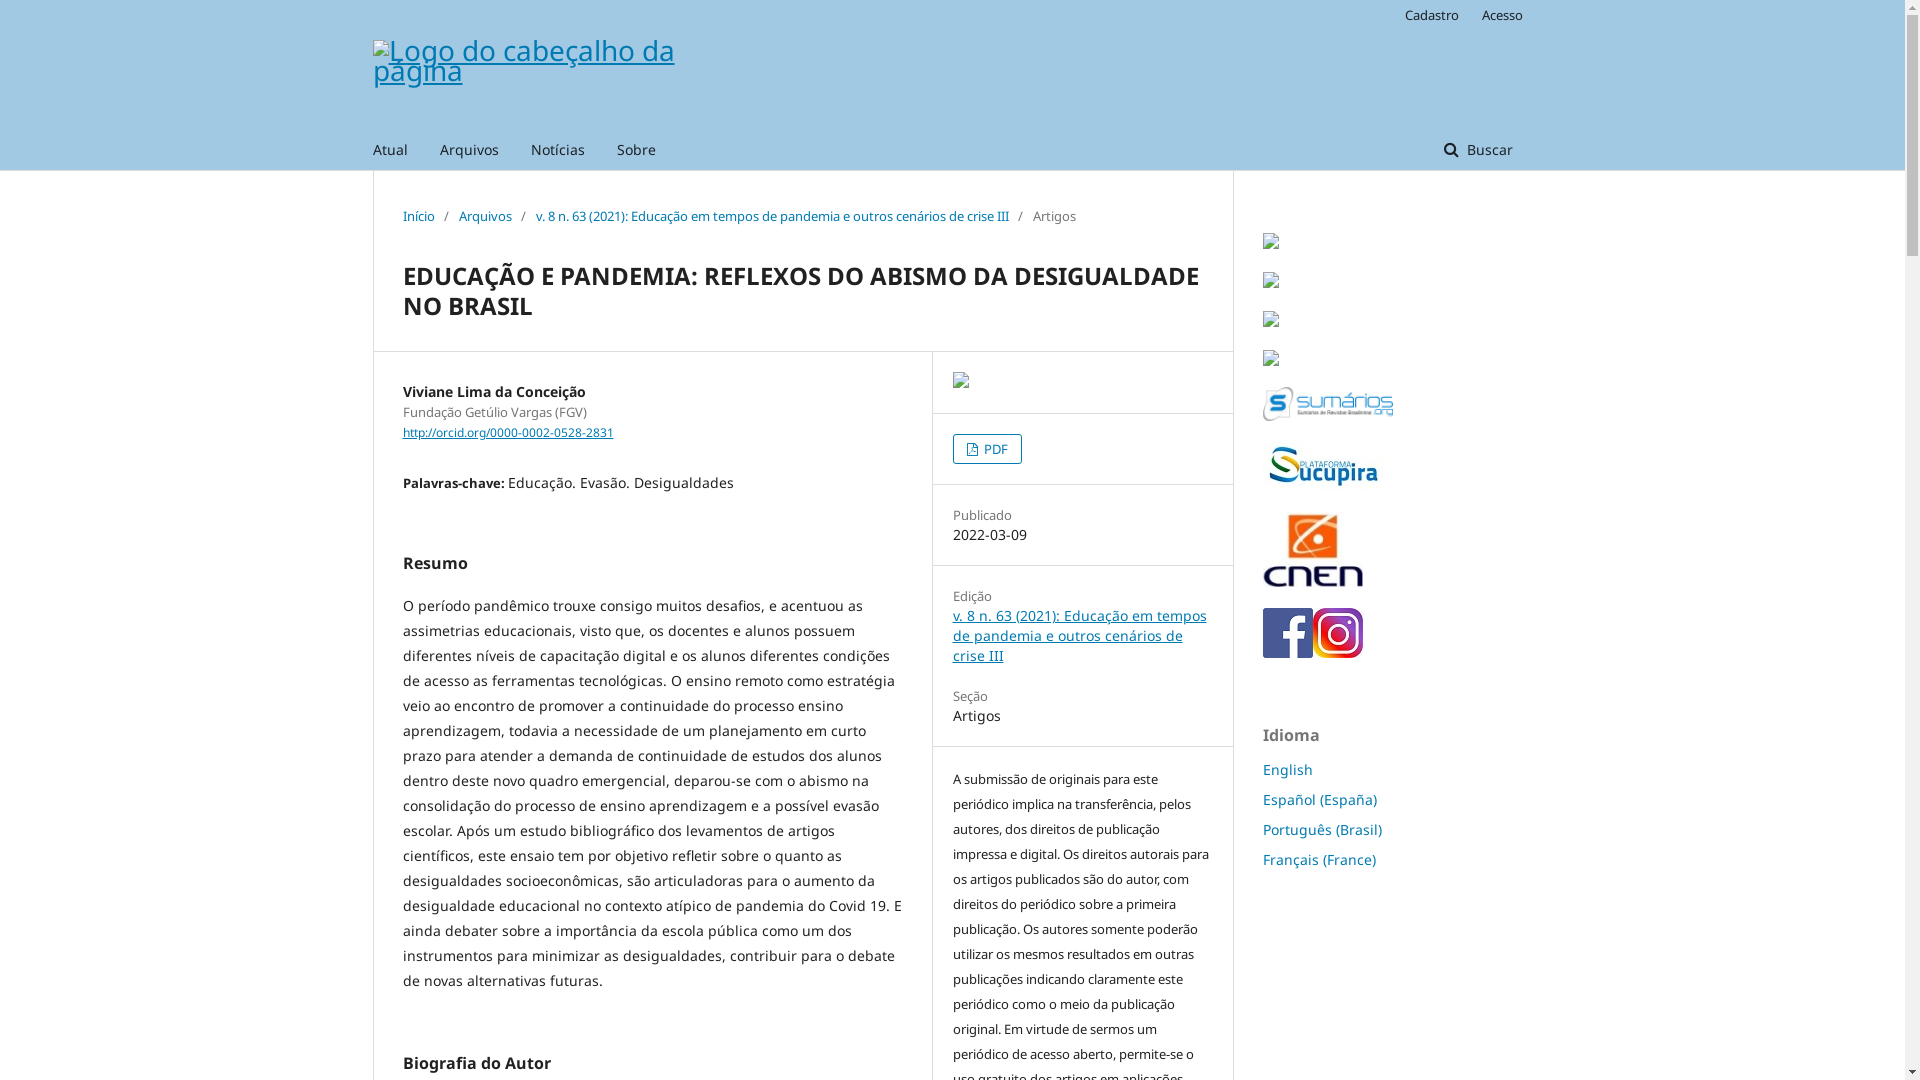 The image size is (1920, 1080). What do you see at coordinates (986, 447) in the screenshot?
I see `'PDF'` at bounding box center [986, 447].